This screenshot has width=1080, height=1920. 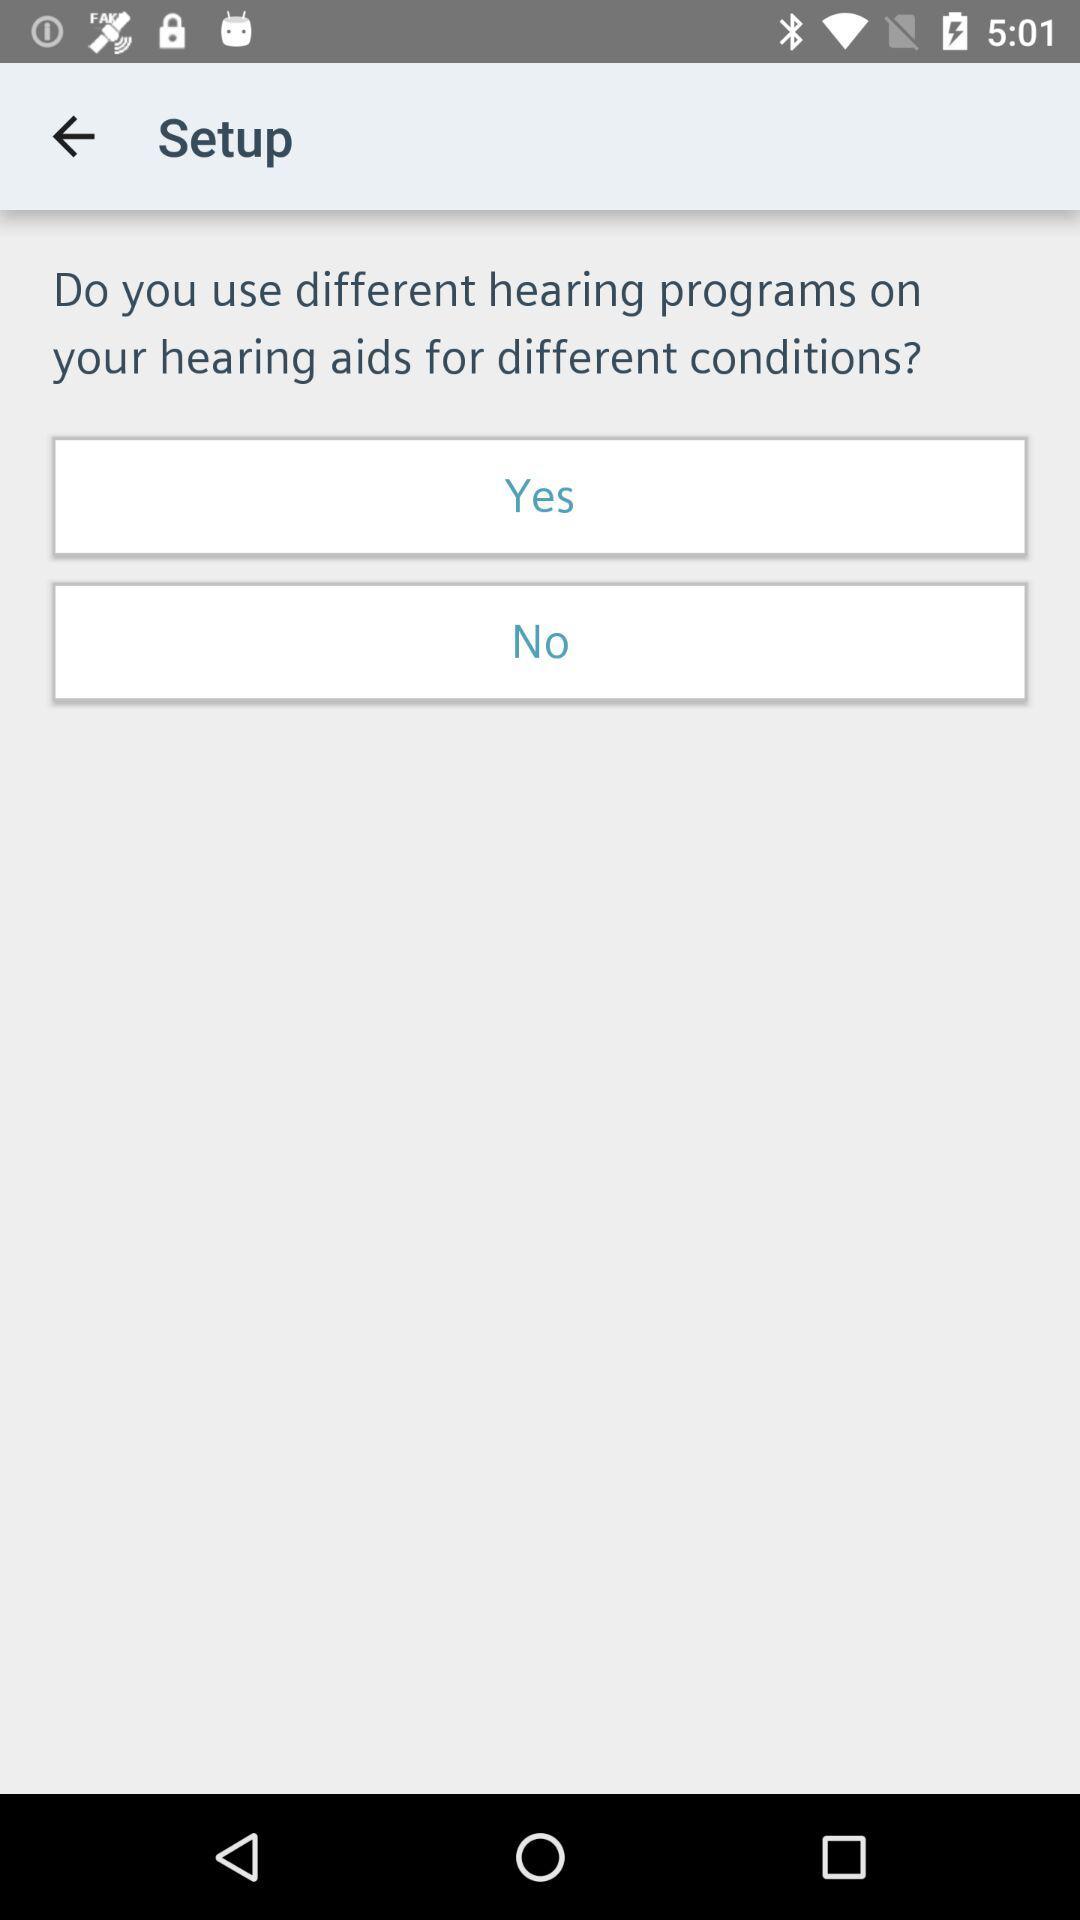 What do you see at coordinates (540, 642) in the screenshot?
I see `no item` at bounding box center [540, 642].